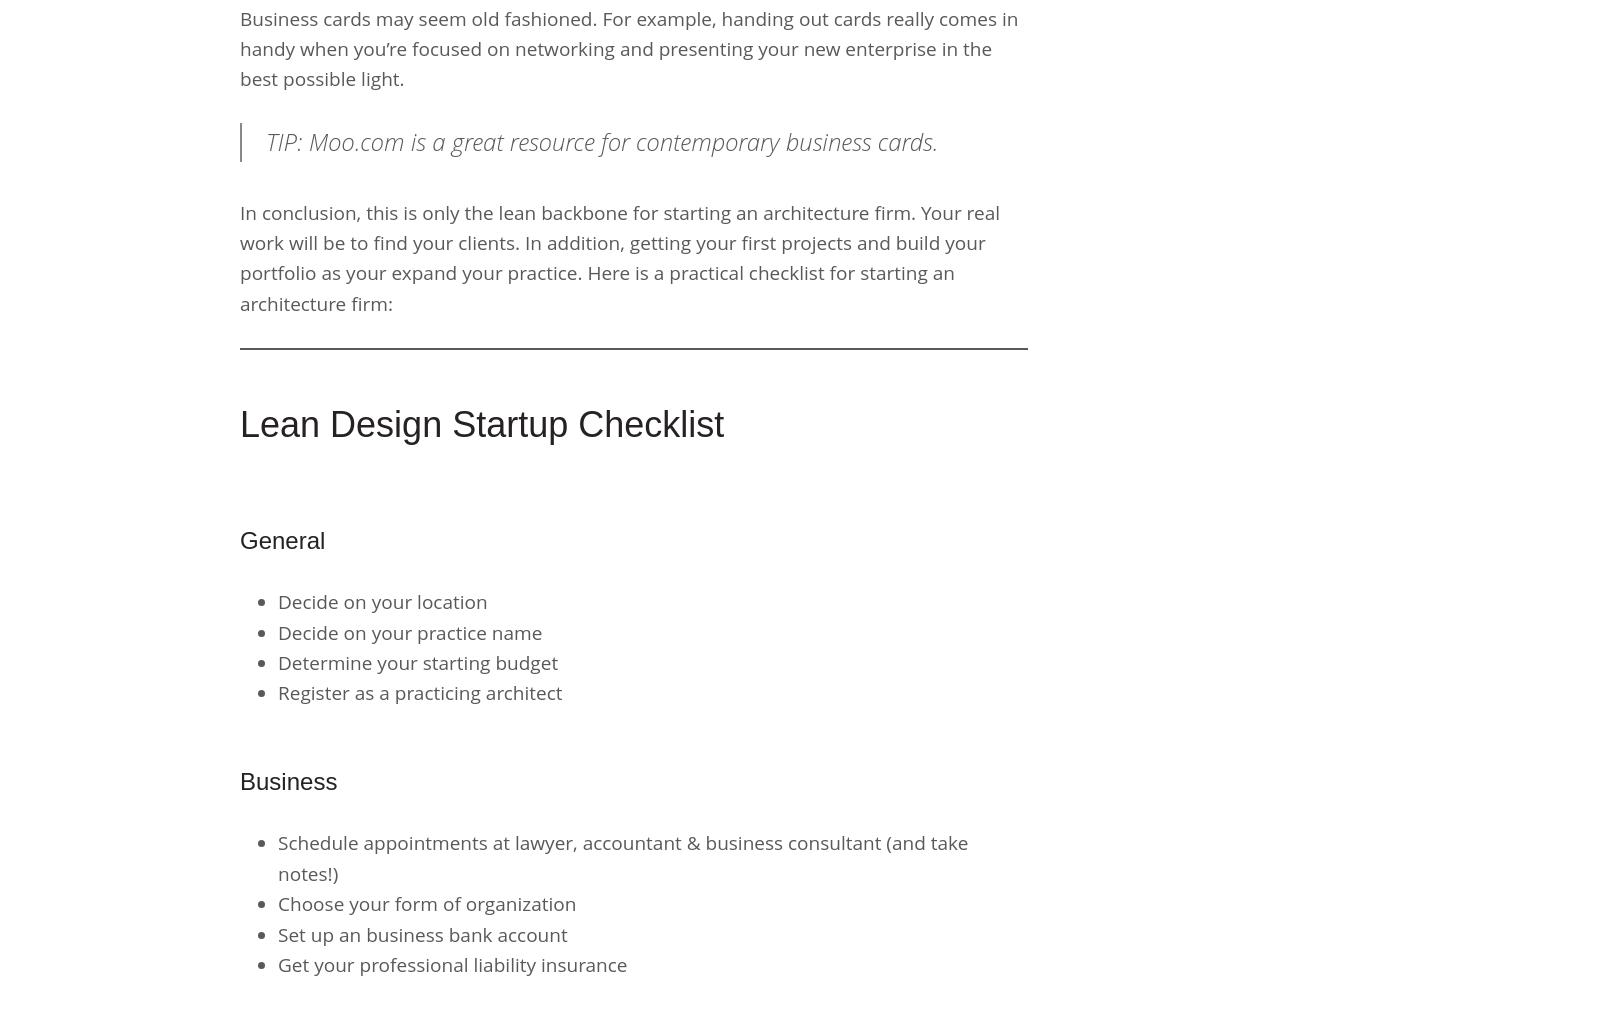 Image resolution: width=1600 pixels, height=1035 pixels. What do you see at coordinates (421, 932) in the screenshot?
I see `'Set up an business bank account'` at bounding box center [421, 932].